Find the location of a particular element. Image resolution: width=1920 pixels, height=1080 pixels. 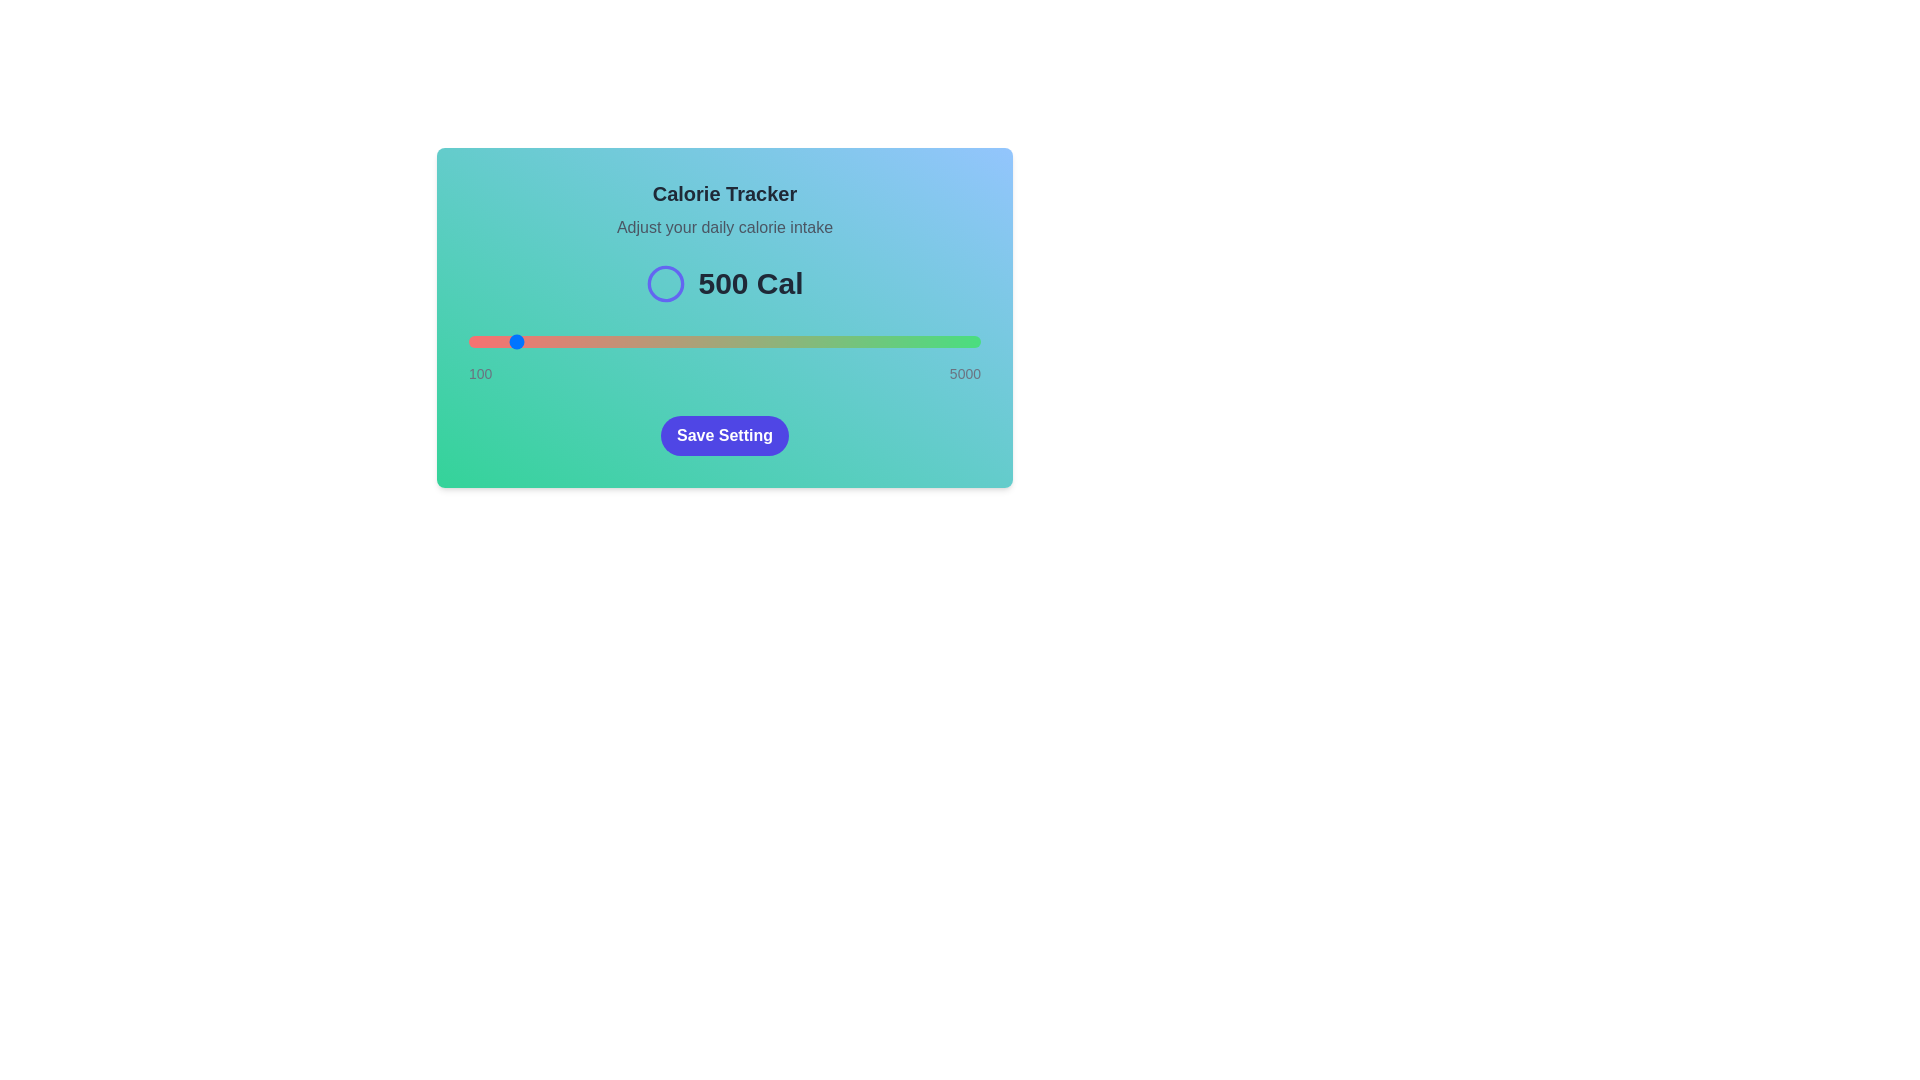

the slider to 3003 calories to observe the color gradient is located at coordinates (771, 341).